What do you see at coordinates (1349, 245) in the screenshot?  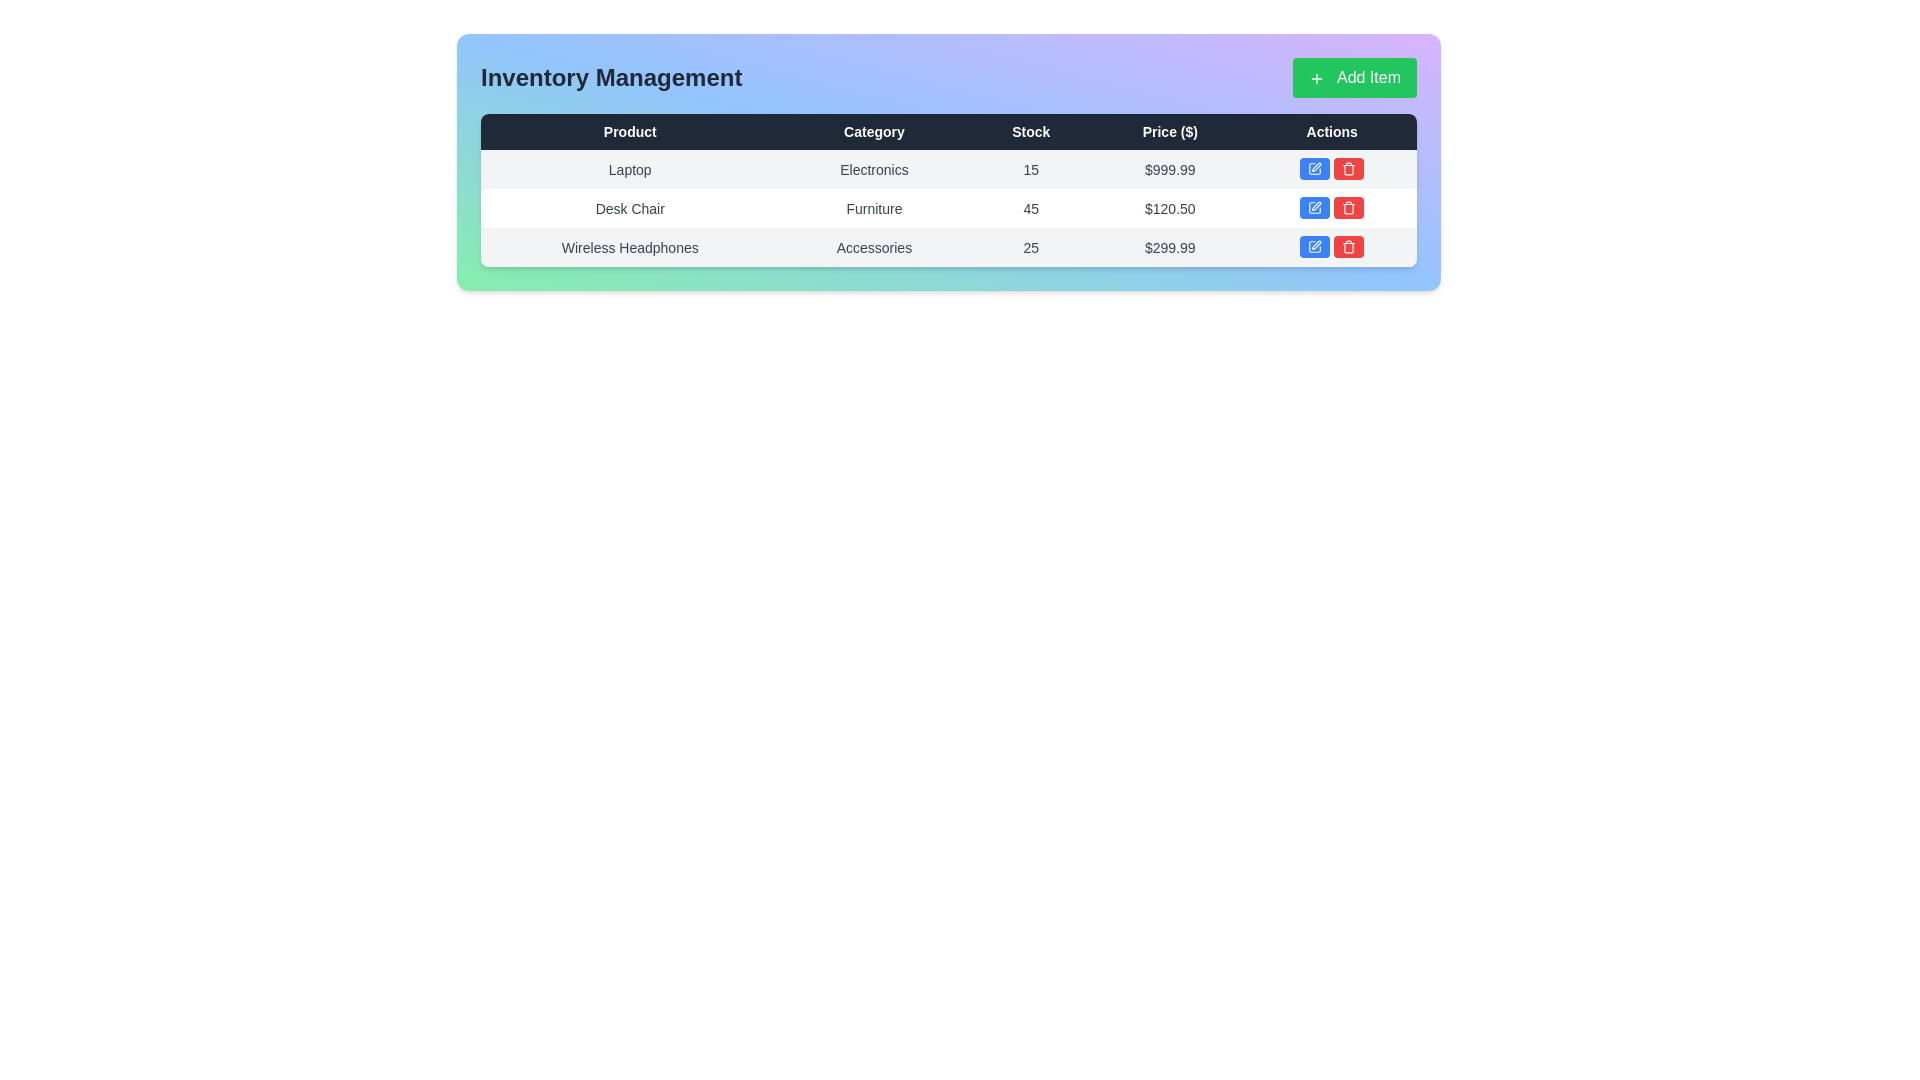 I see `the compact red button with a trash bin icon in the 'Actions' column of the last row` at bounding box center [1349, 245].